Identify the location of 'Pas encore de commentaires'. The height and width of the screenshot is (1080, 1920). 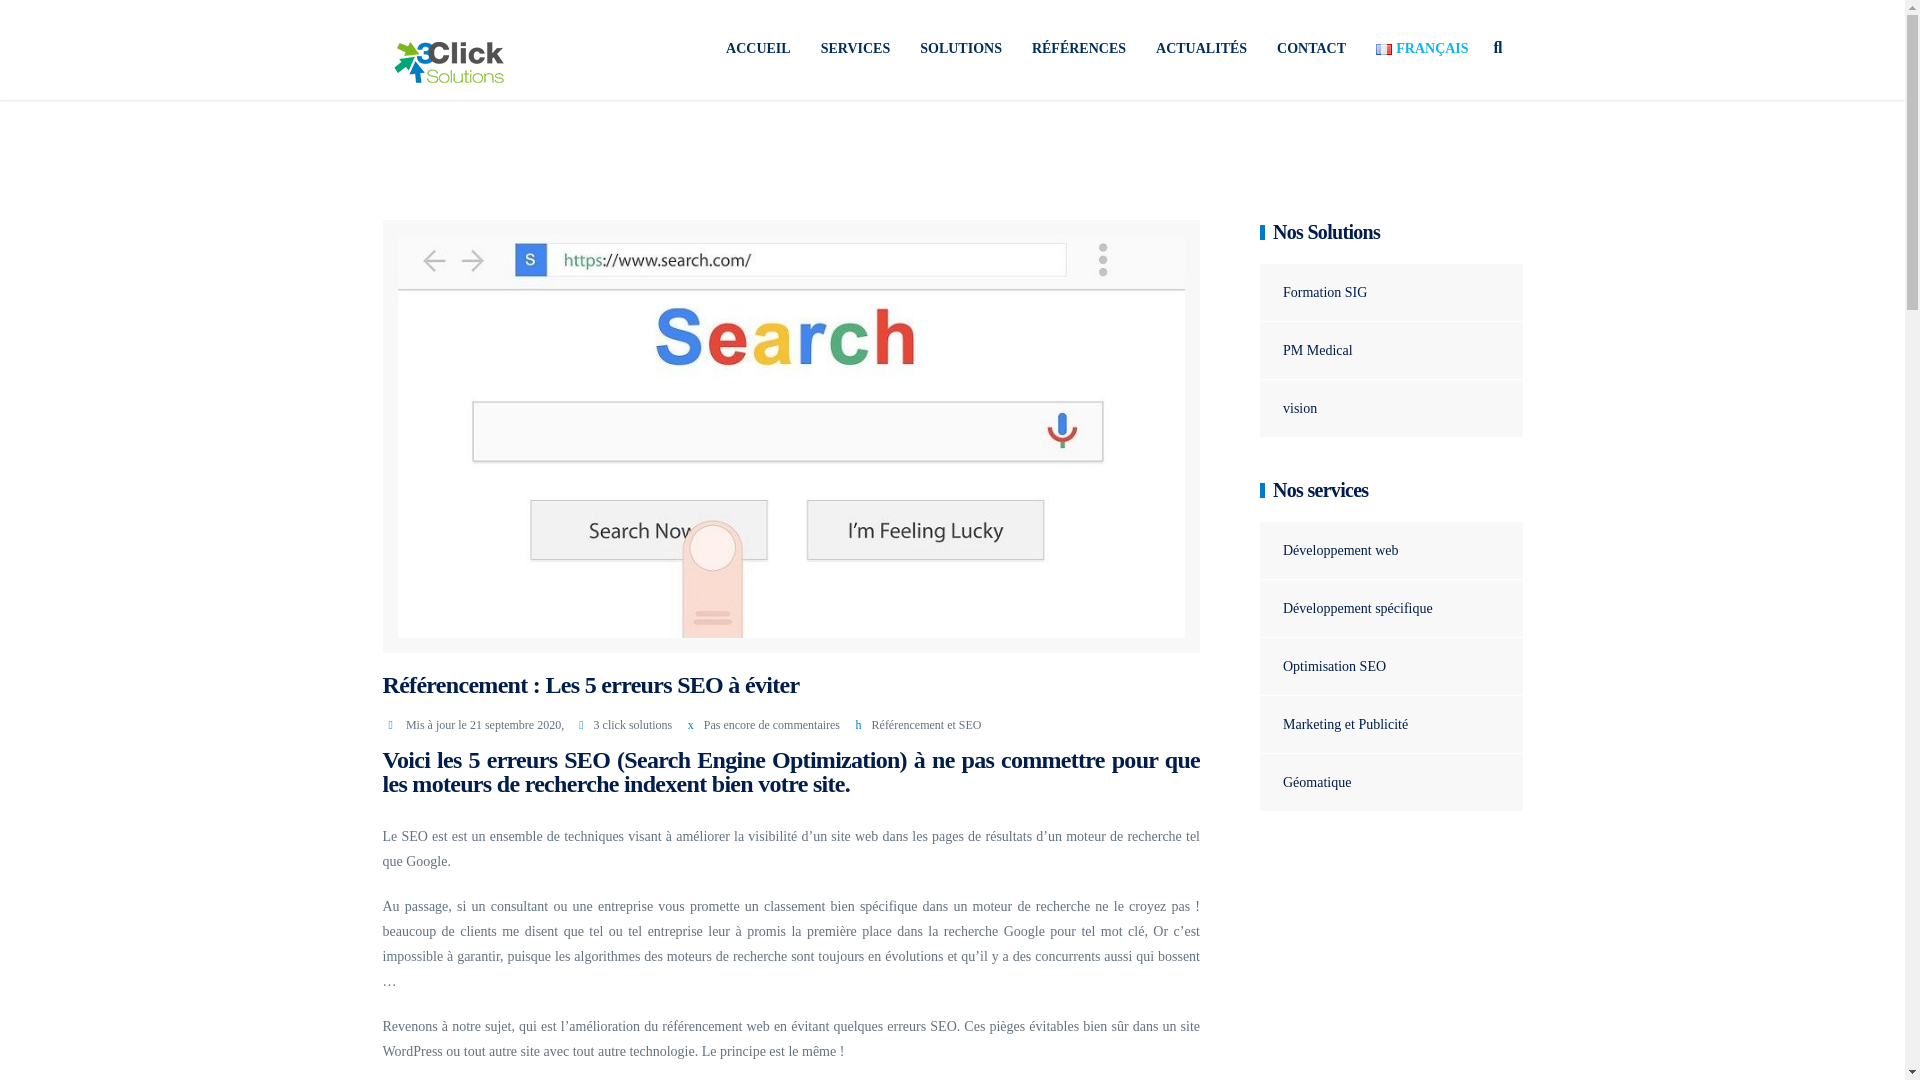
(771, 725).